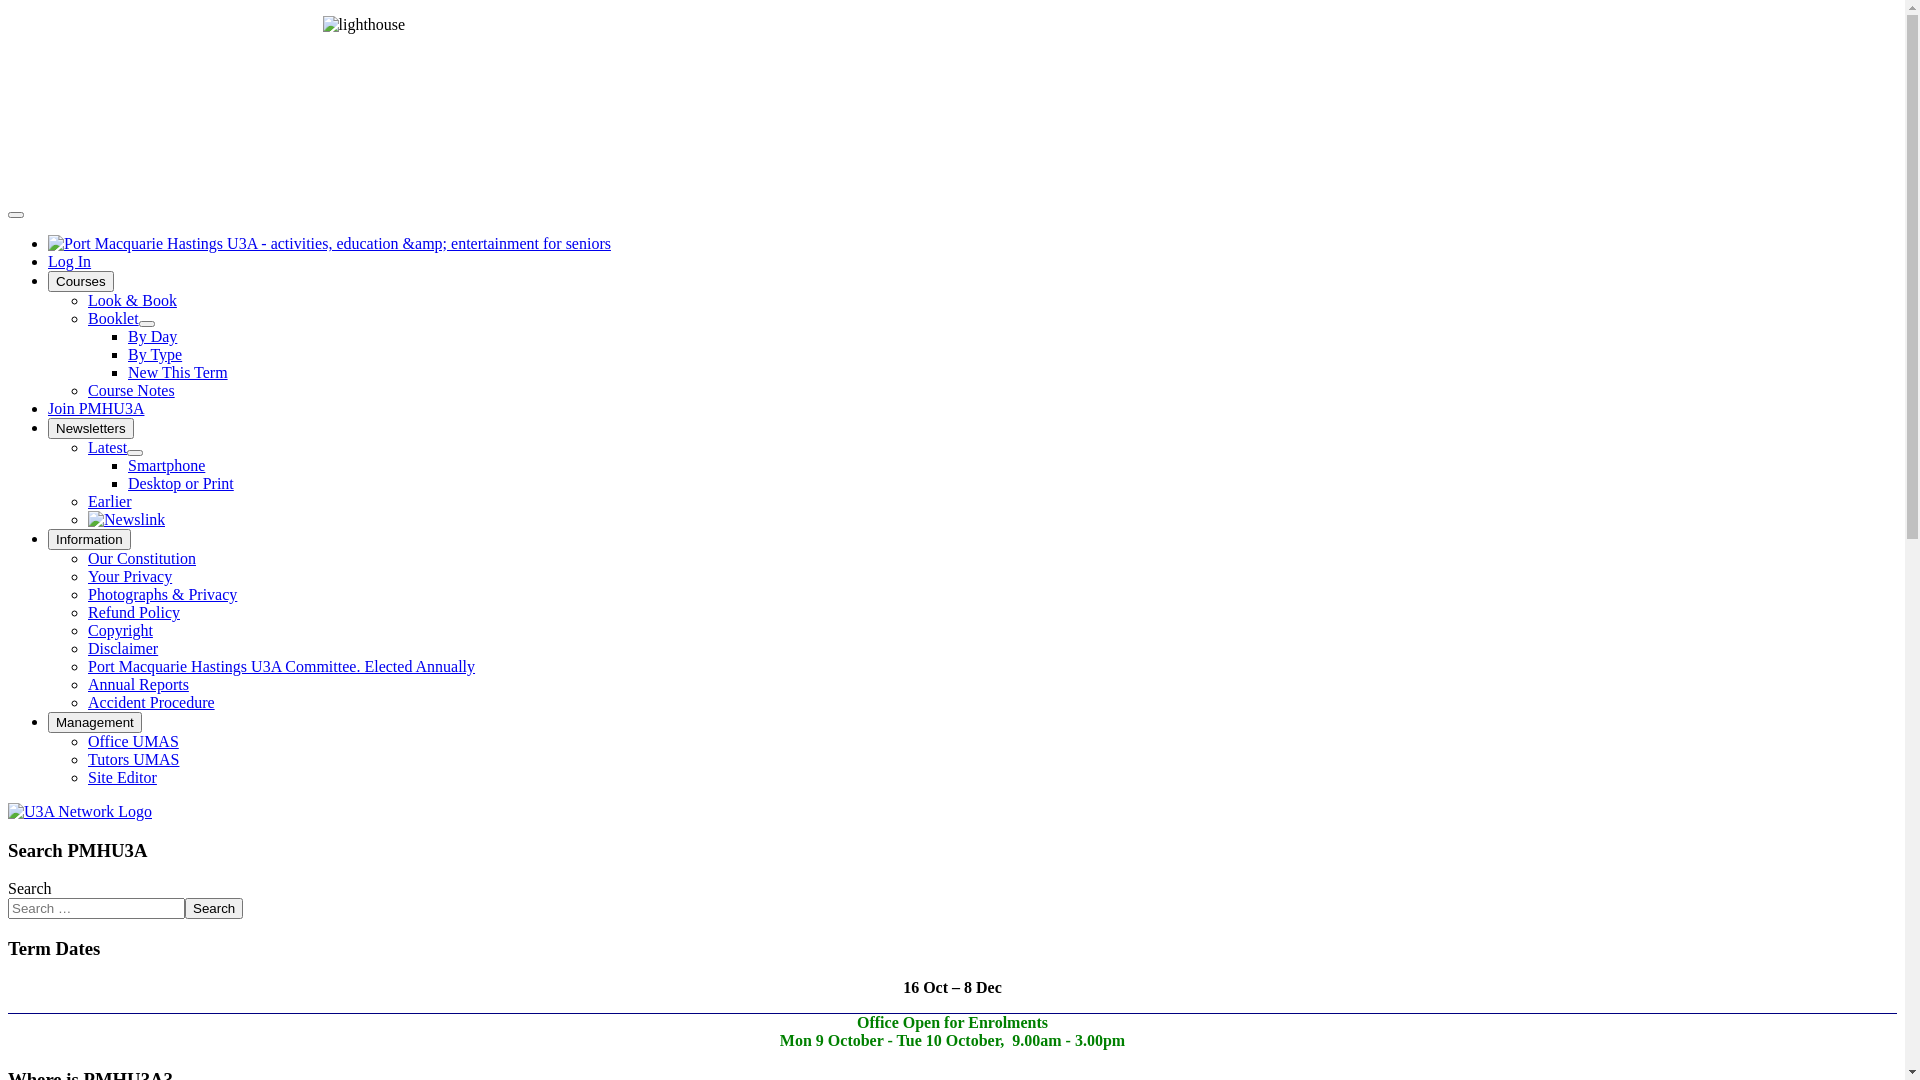  Describe the element at coordinates (109, 500) in the screenshot. I see `'Earlier'` at that location.